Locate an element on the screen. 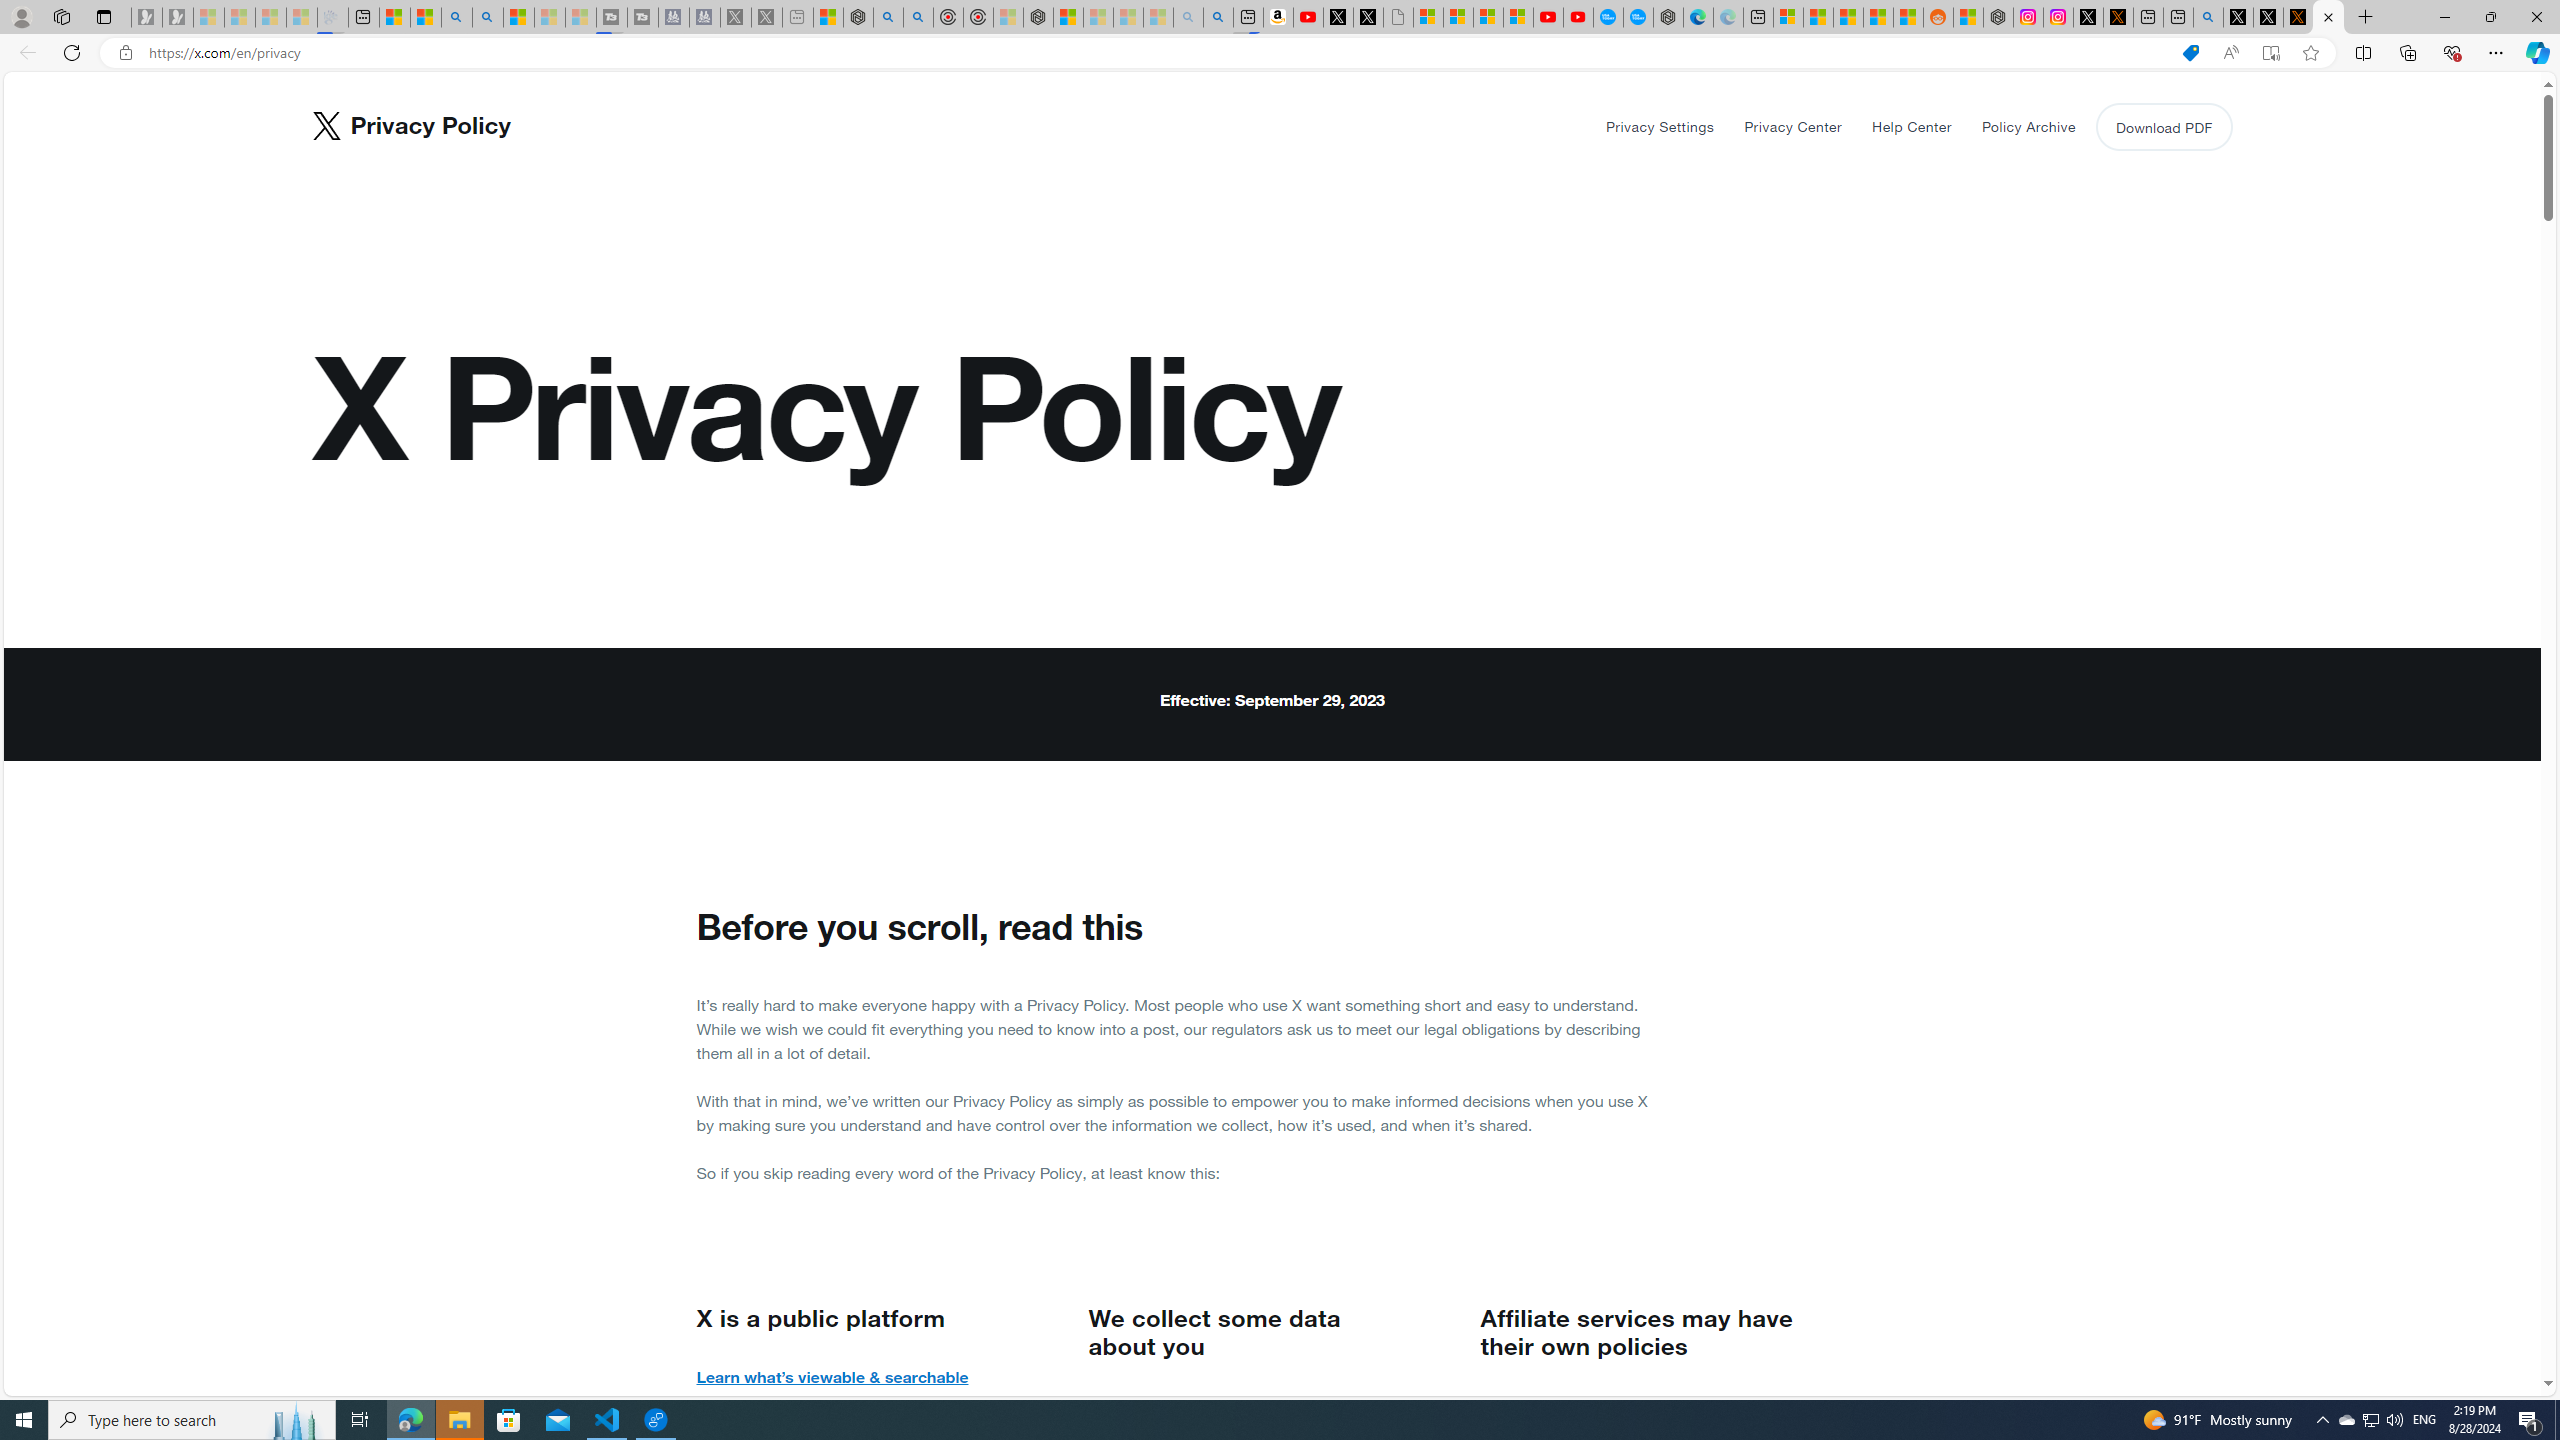  'Settings and more (Alt+F)' is located at coordinates (2495, 51).